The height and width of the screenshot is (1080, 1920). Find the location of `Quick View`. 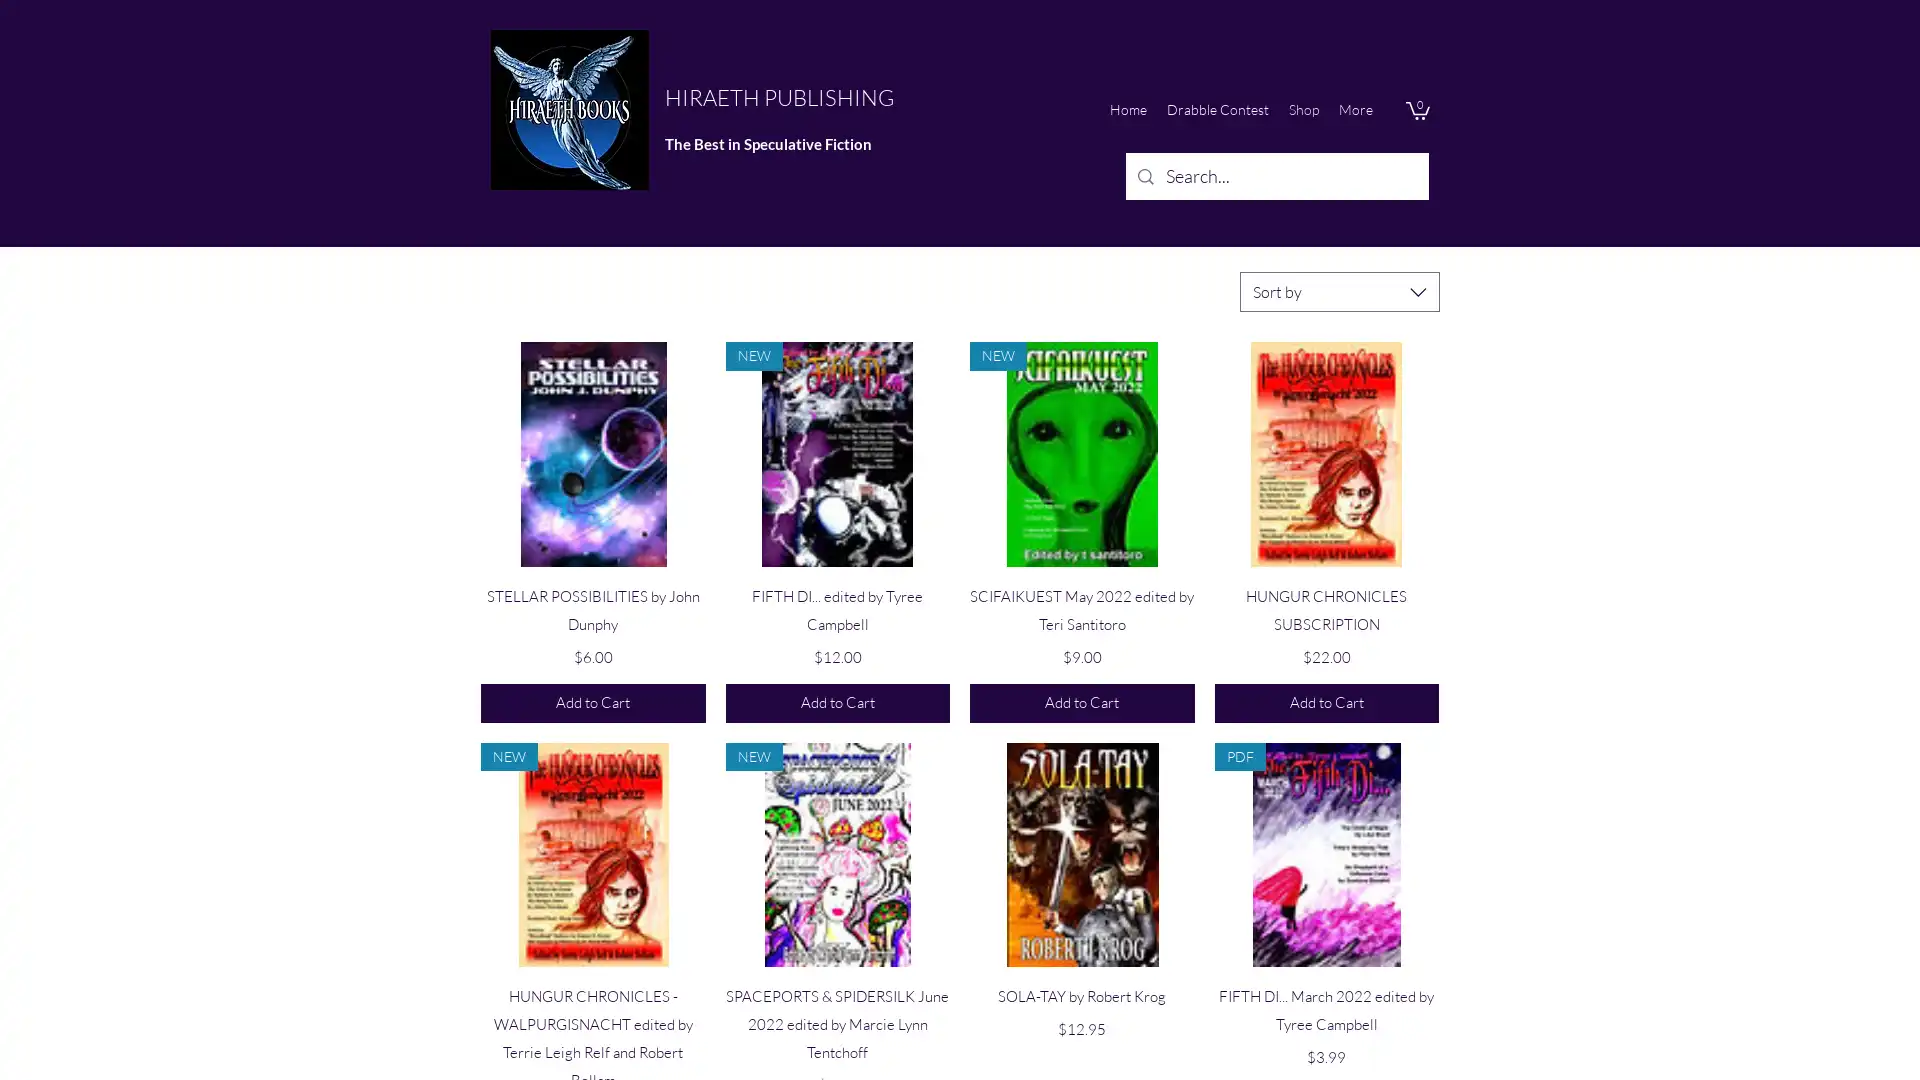

Quick View is located at coordinates (837, 589).